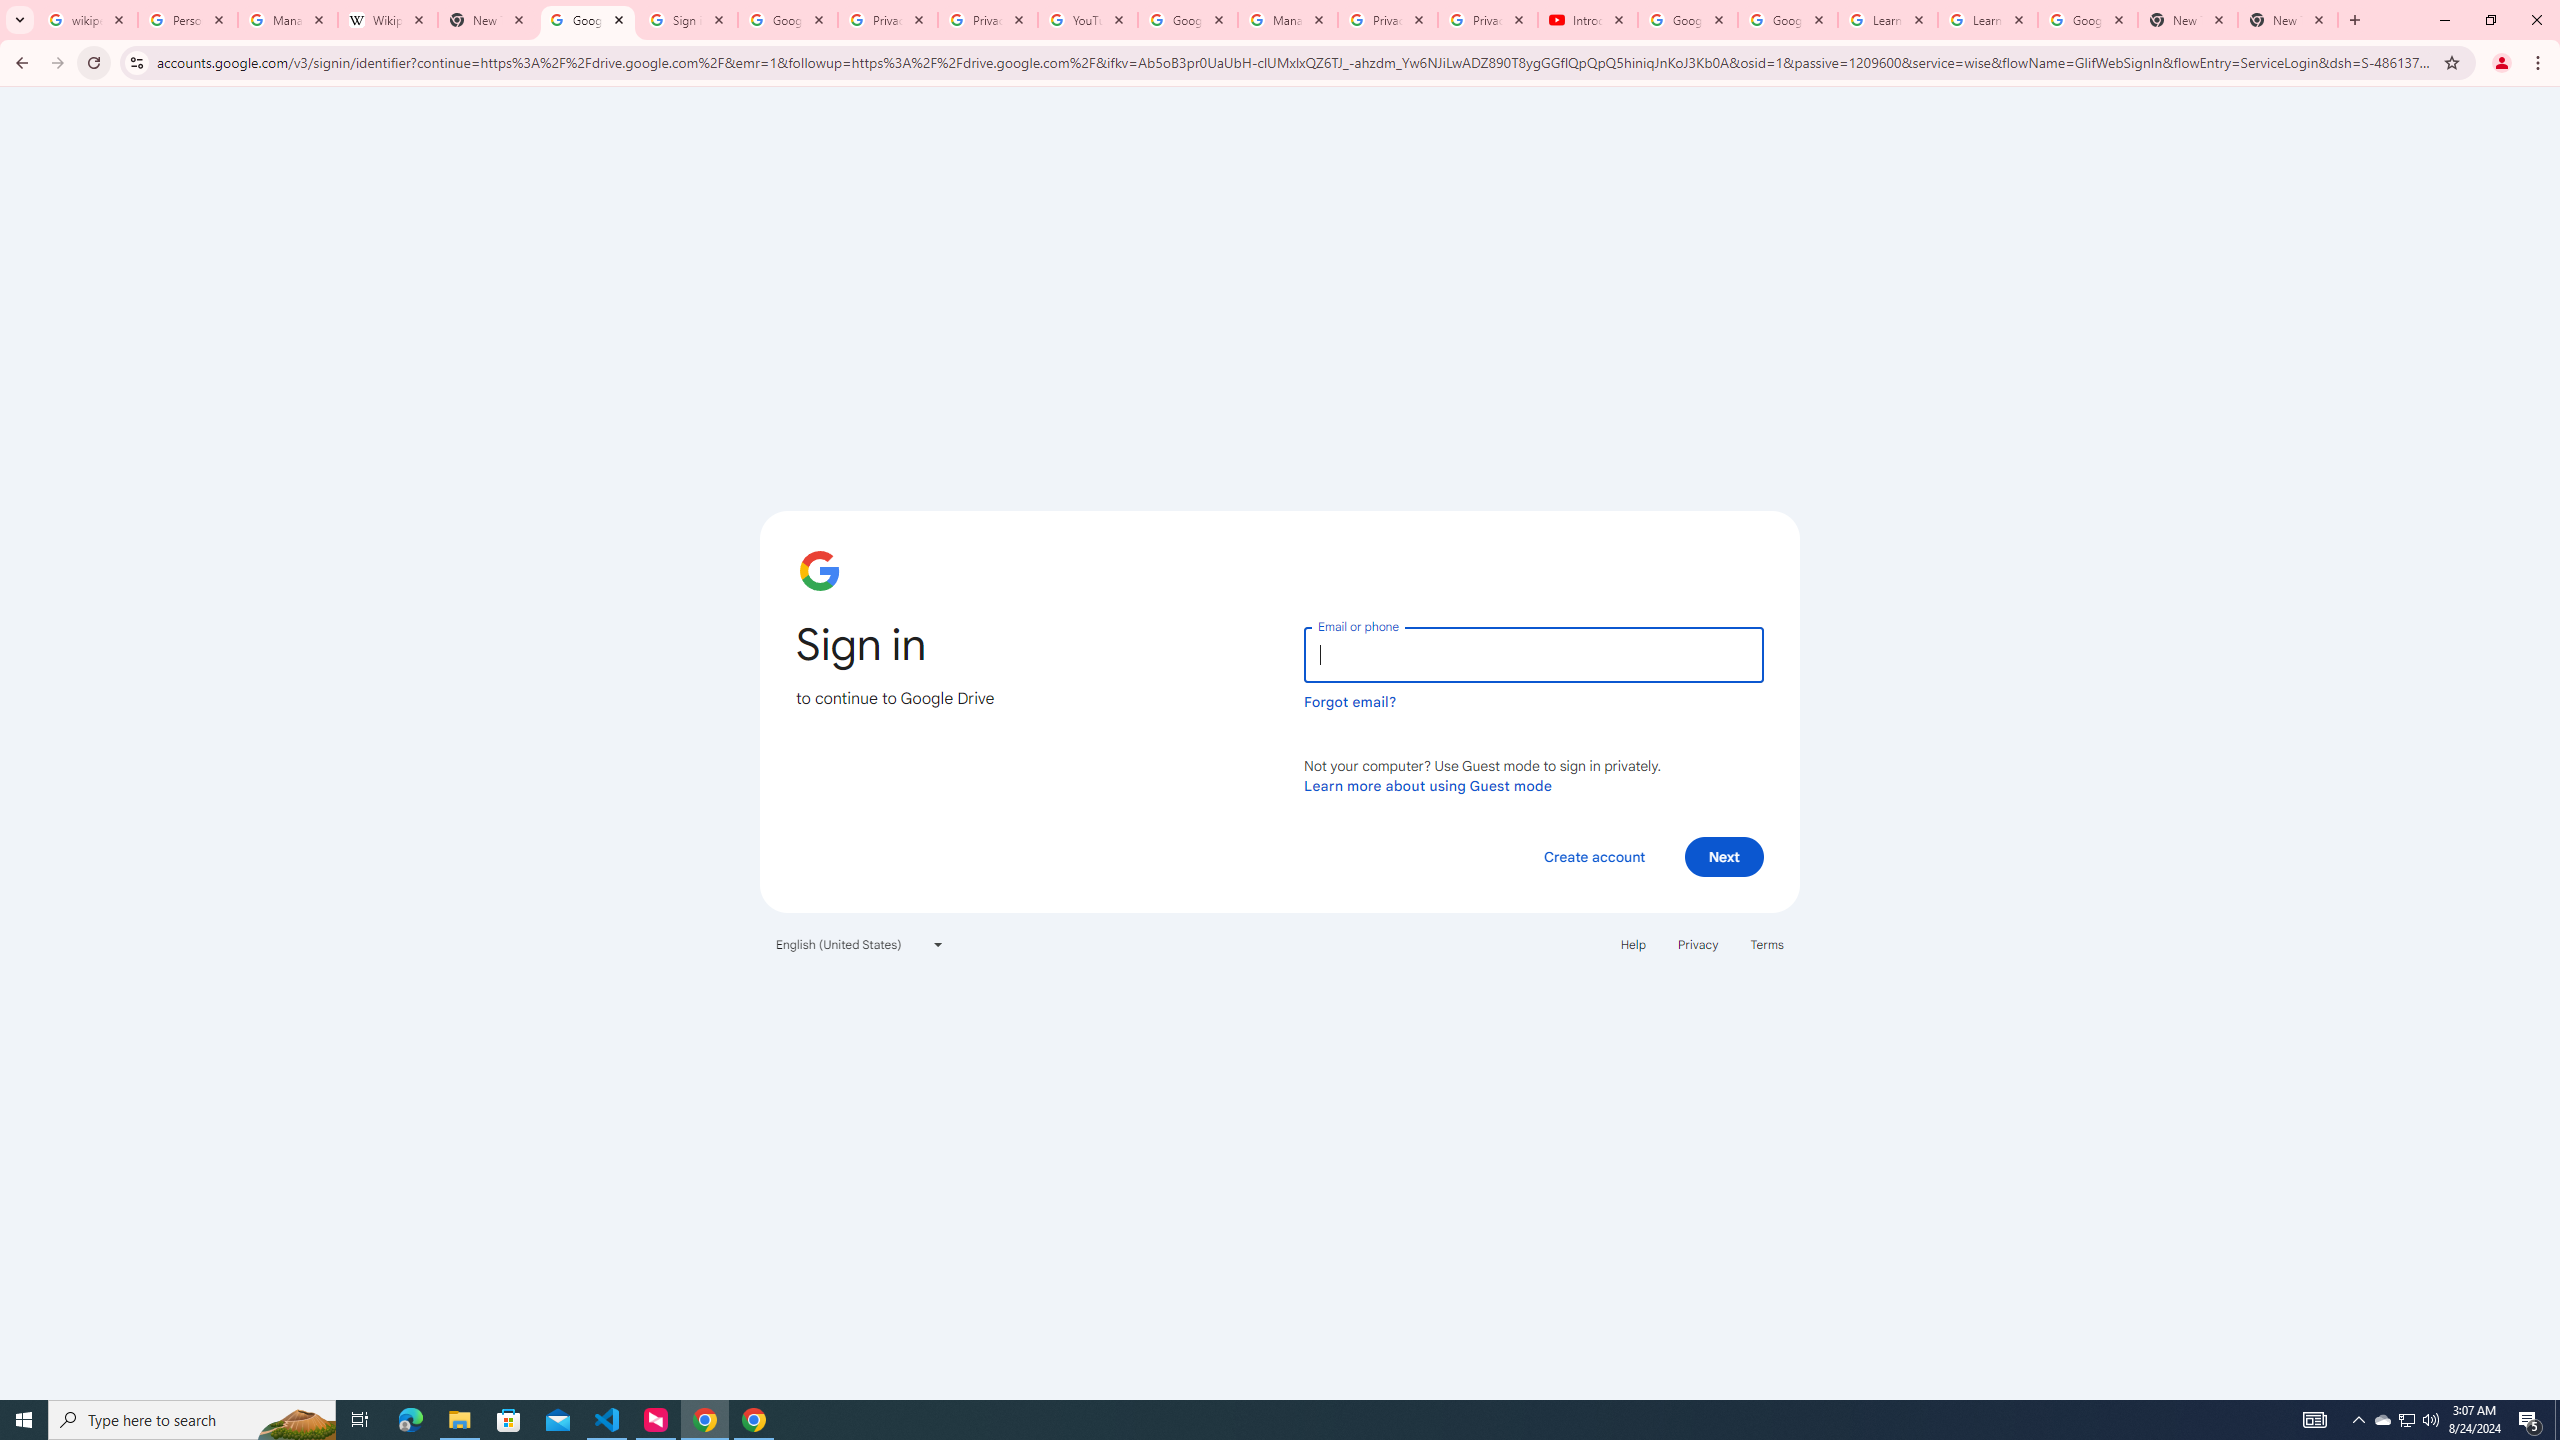  What do you see at coordinates (2287, 19) in the screenshot?
I see `'New Tab'` at bounding box center [2287, 19].